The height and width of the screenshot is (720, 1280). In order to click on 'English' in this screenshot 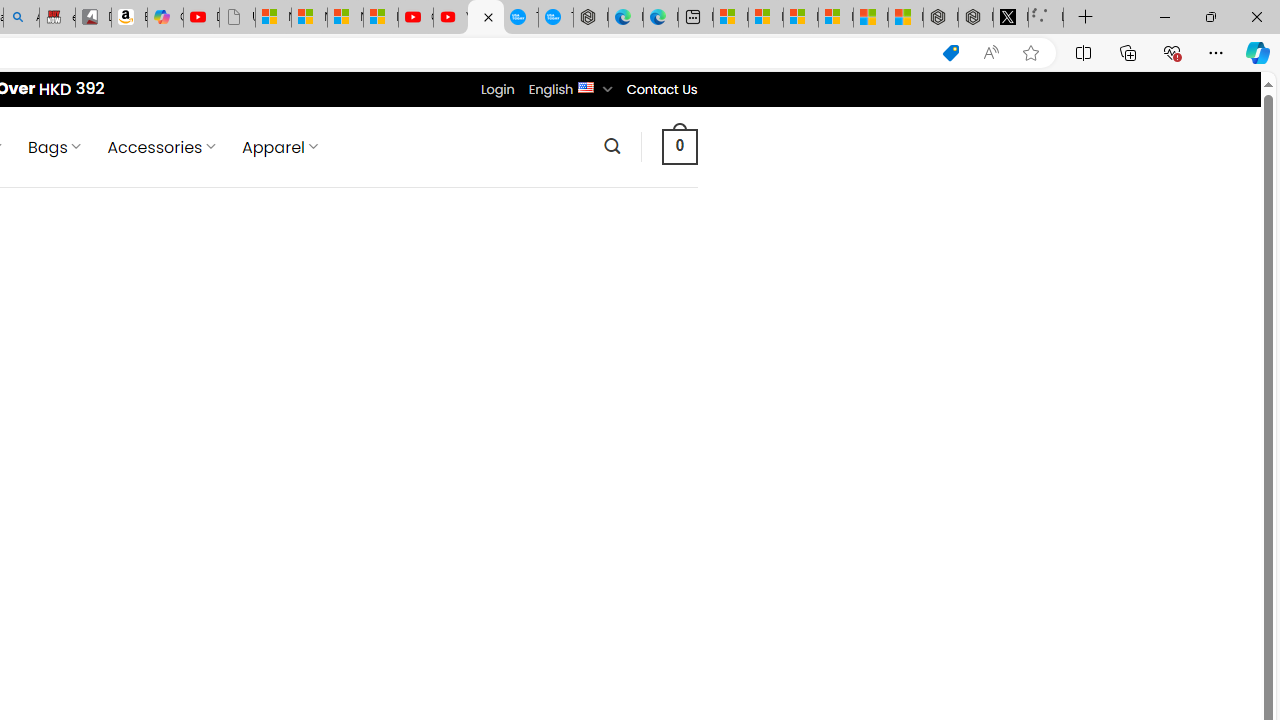, I will do `click(585, 85)`.